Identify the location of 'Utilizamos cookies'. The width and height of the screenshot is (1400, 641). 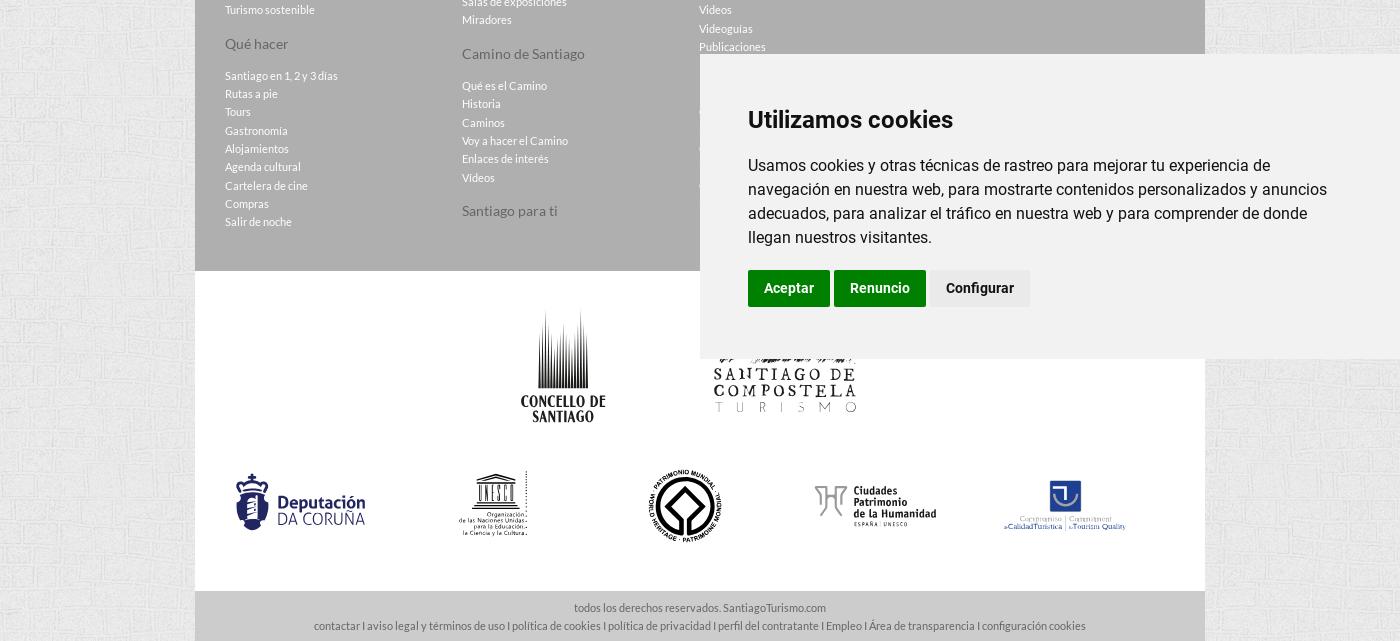
(849, 118).